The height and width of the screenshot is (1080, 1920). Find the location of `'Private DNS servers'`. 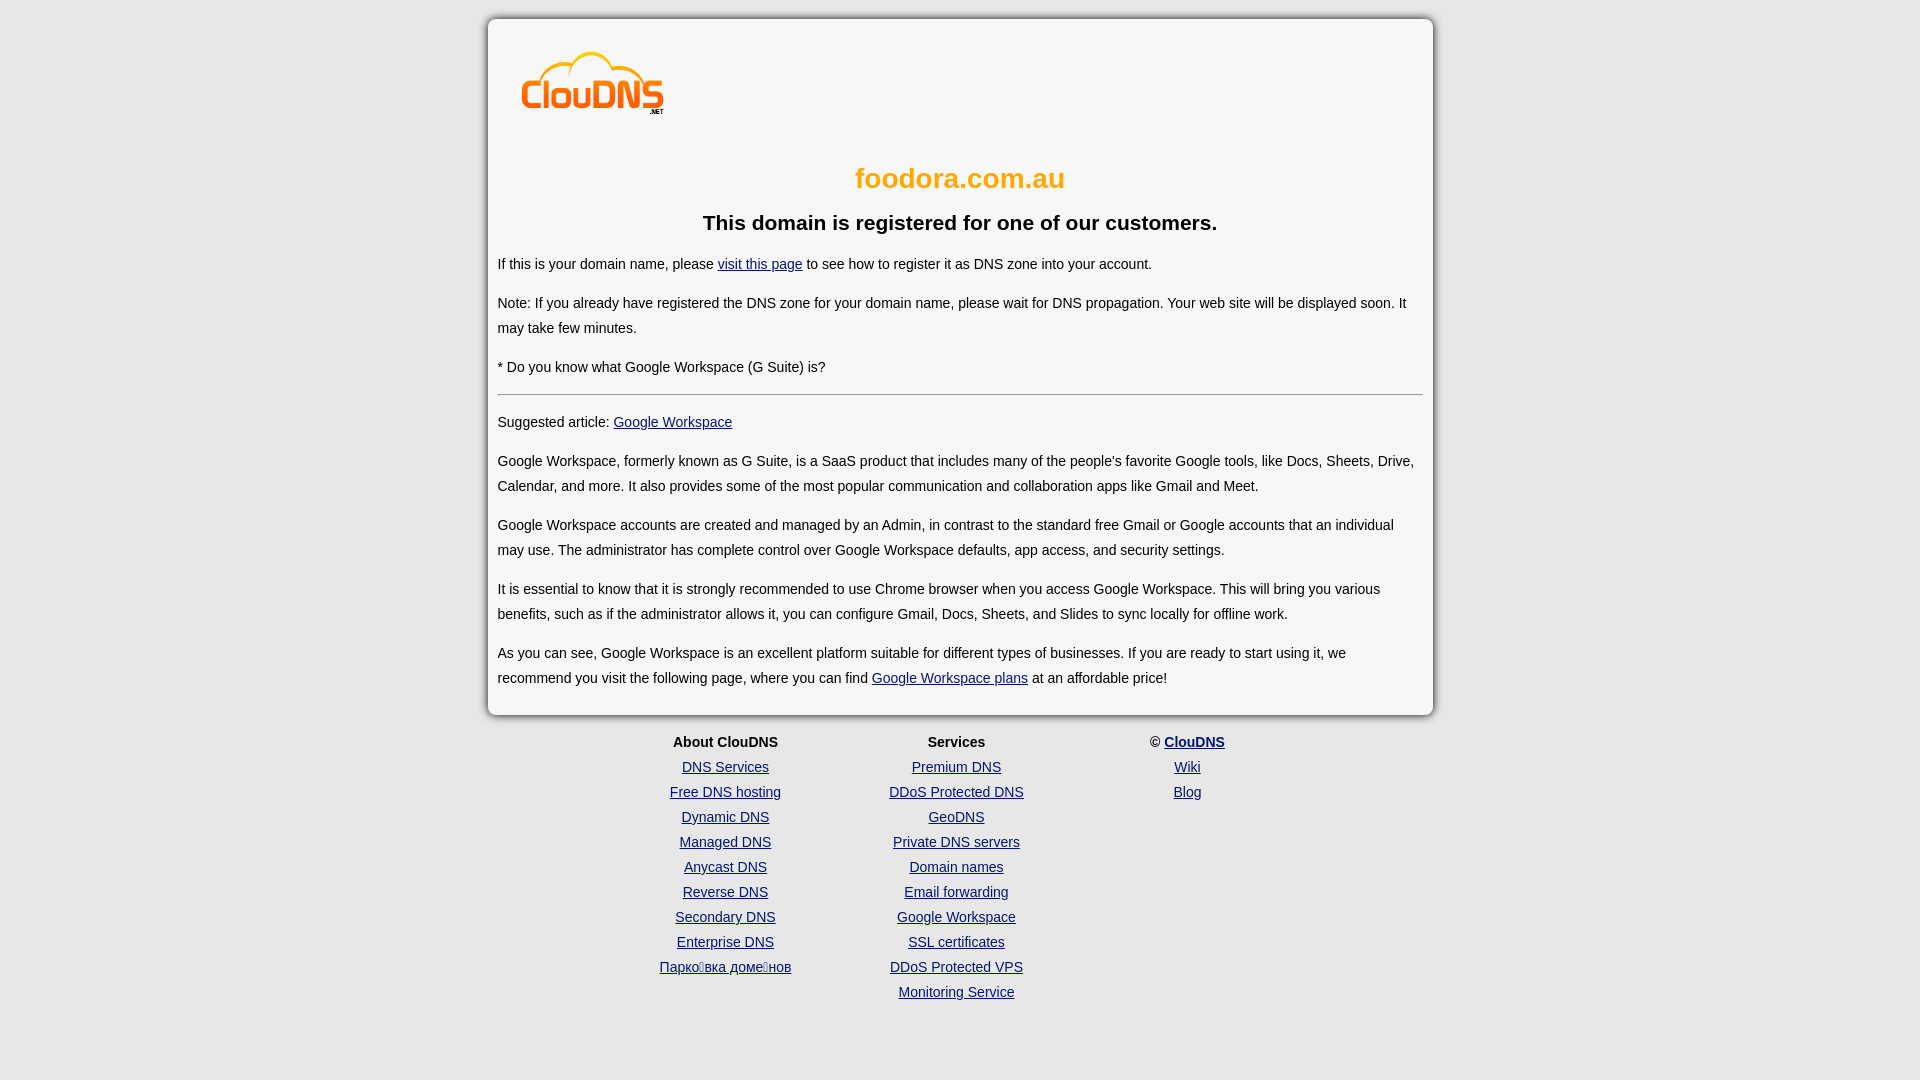

'Private DNS servers' is located at coordinates (955, 841).